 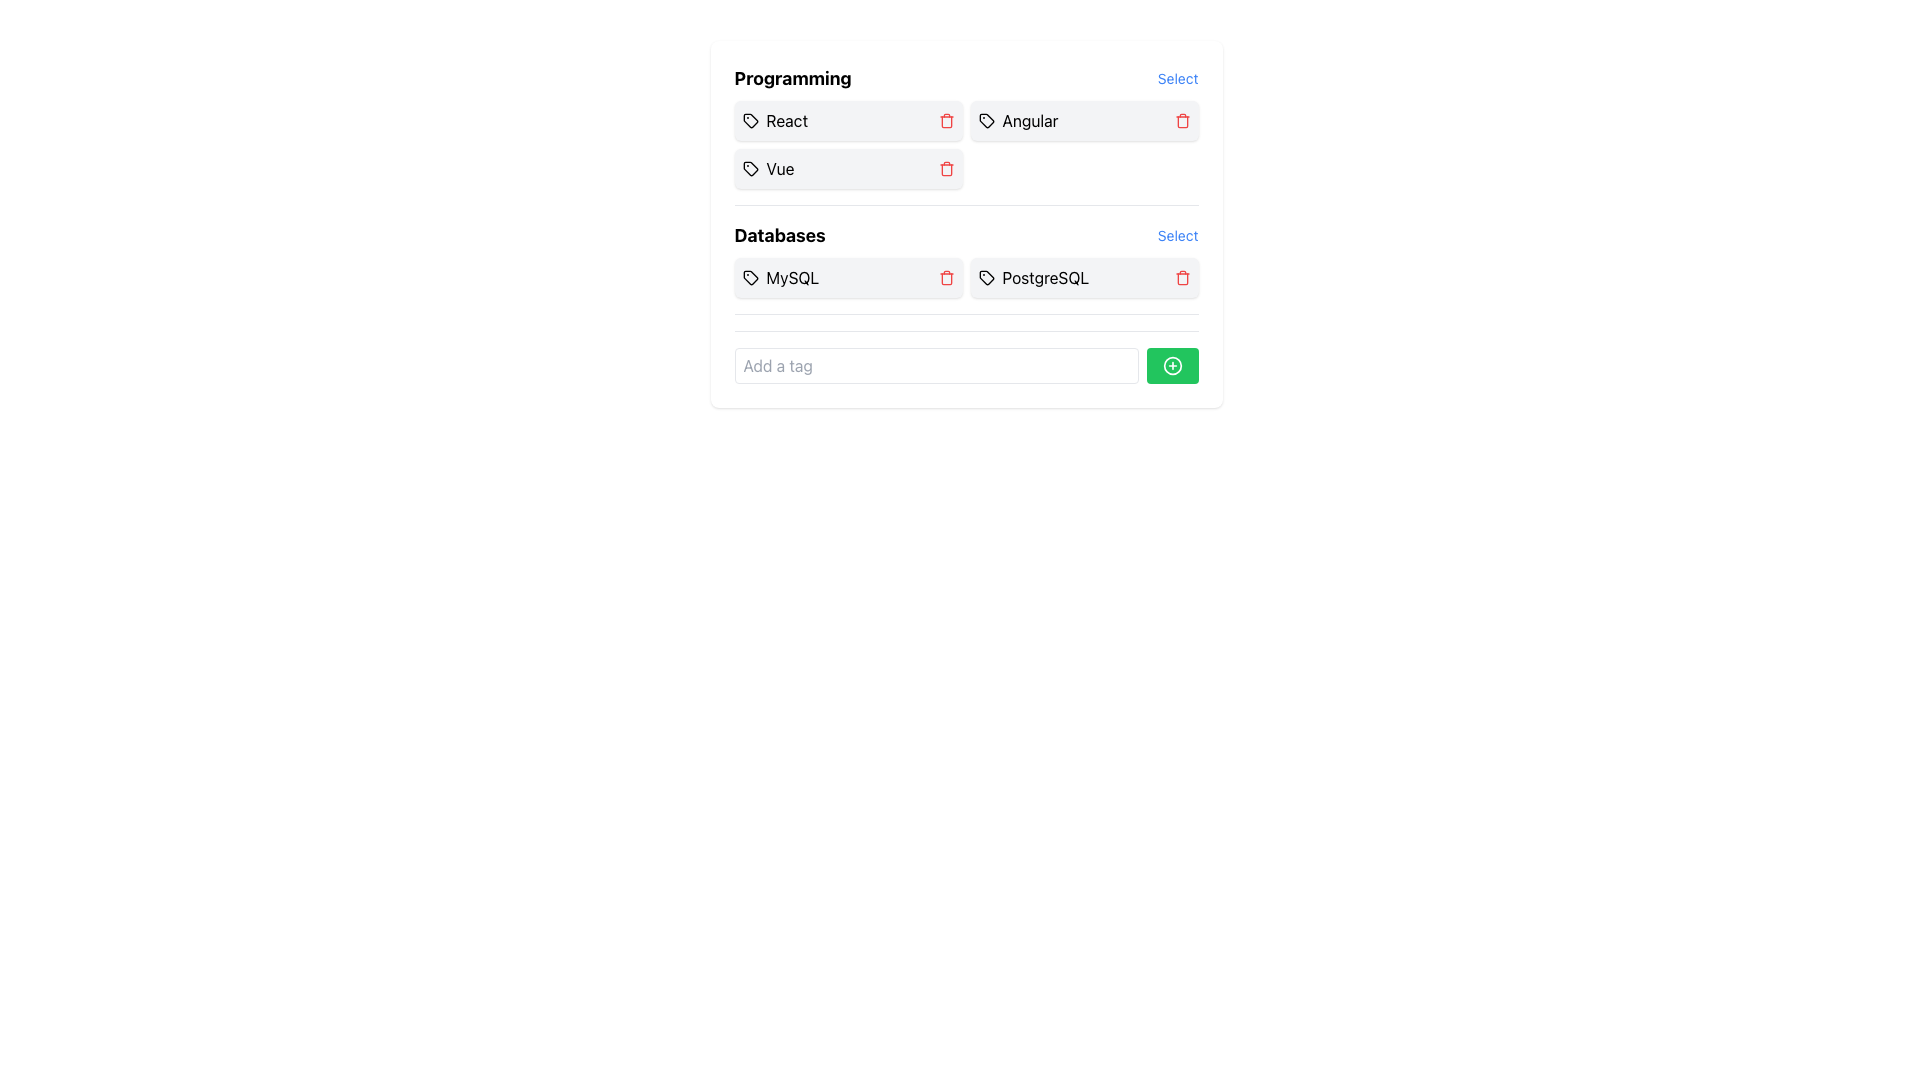 What do you see at coordinates (1172, 366) in the screenshot?
I see `the button located immediately to the right of the 'Add a tag' text input field, which serves as an action button for adding tags` at bounding box center [1172, 366].